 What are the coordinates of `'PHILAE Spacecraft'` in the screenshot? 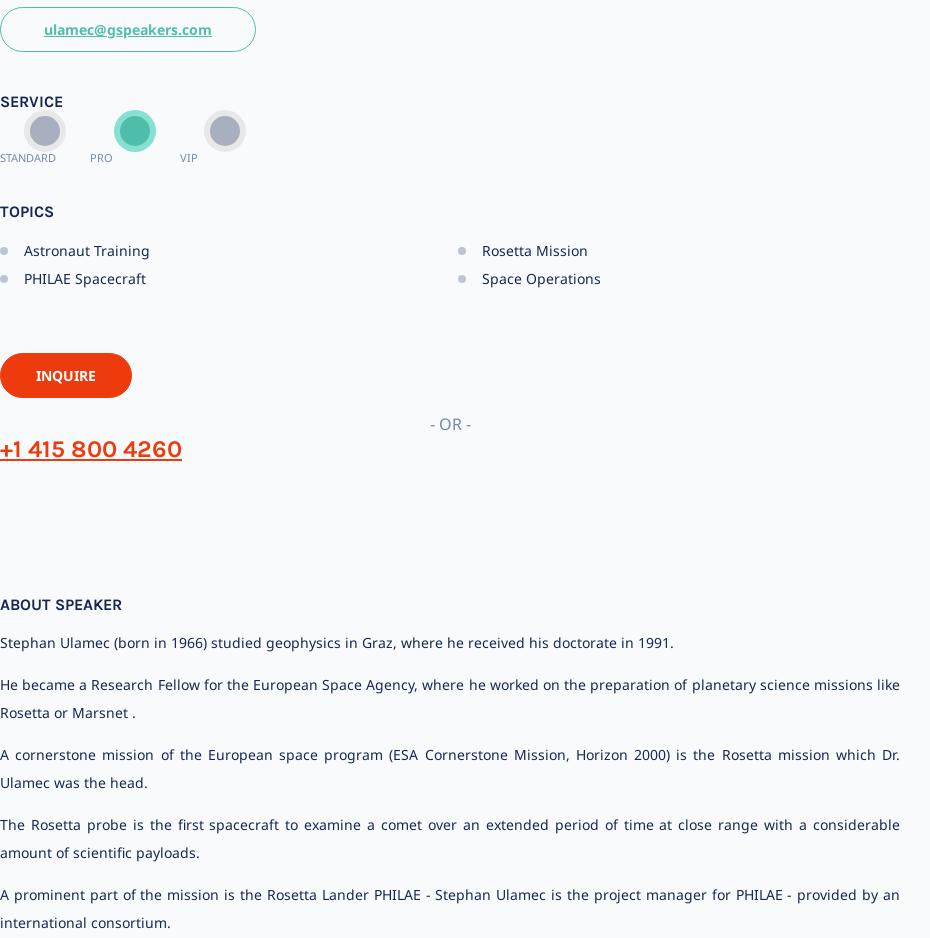 It's located at (85, 277).